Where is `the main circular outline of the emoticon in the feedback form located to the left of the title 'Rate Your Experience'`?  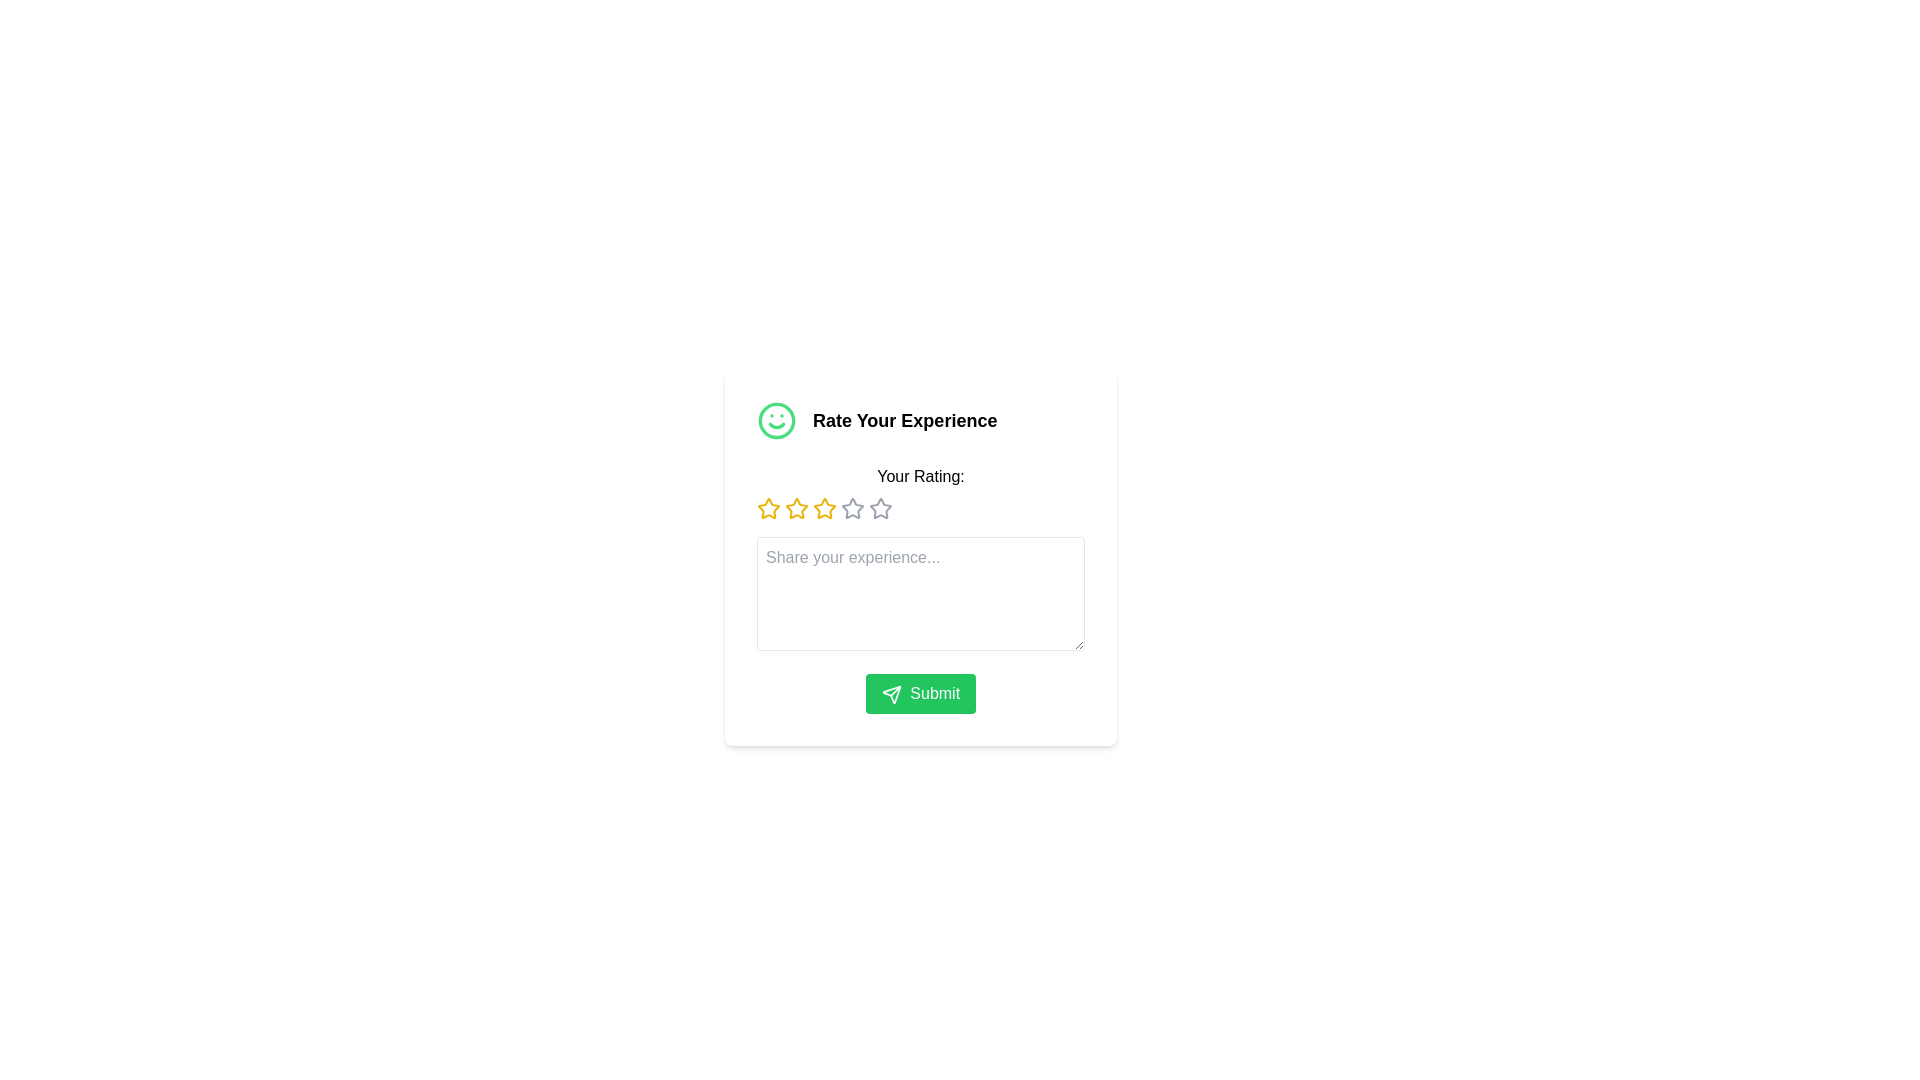 the main circular outline of the emoticon in the feedback form located to the left of the title 'Rate Your Experience' is located at coordinates (776, 419).